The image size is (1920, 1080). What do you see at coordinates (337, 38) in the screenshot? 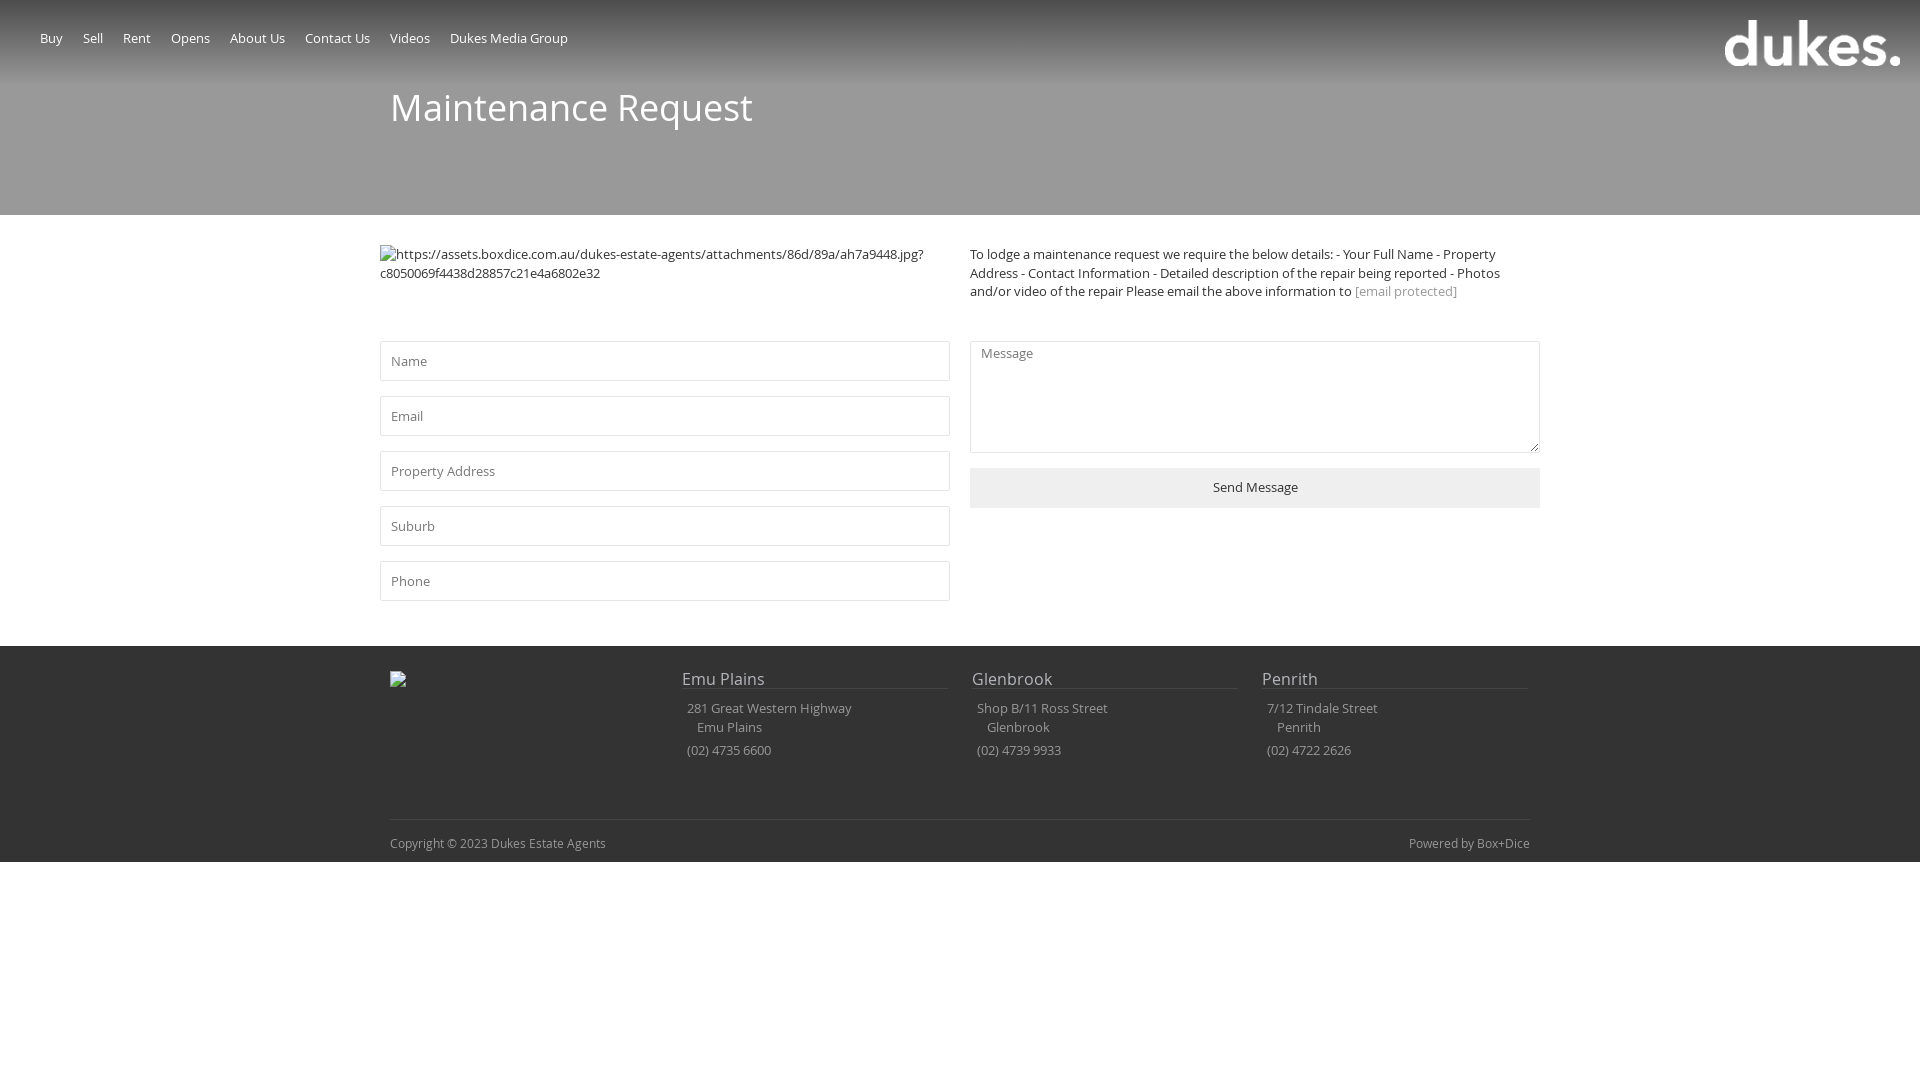
I see `'Contact Us'` at bounding box center [337, 38].